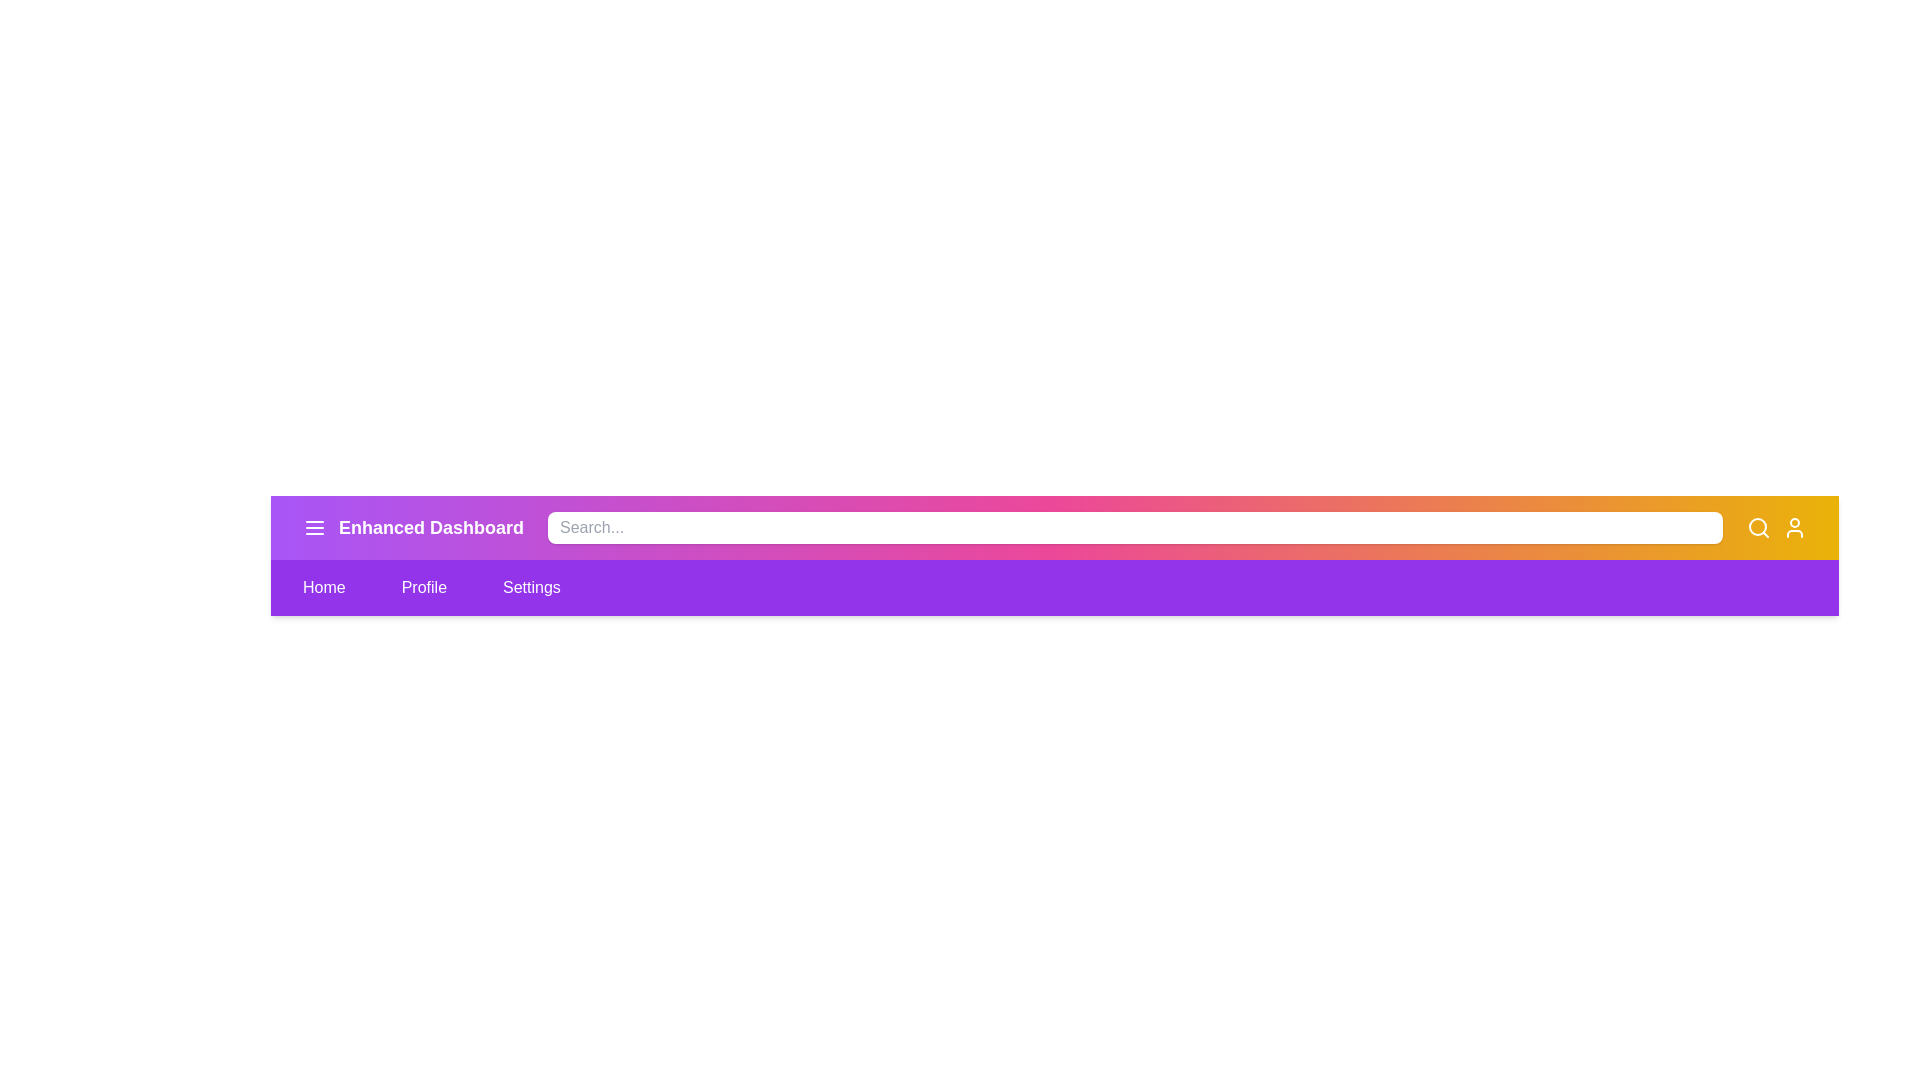  Describe the element at coordinates (1795, 527) in the screenshot. I see `the user profile icon to interact with the user profile` at that location.